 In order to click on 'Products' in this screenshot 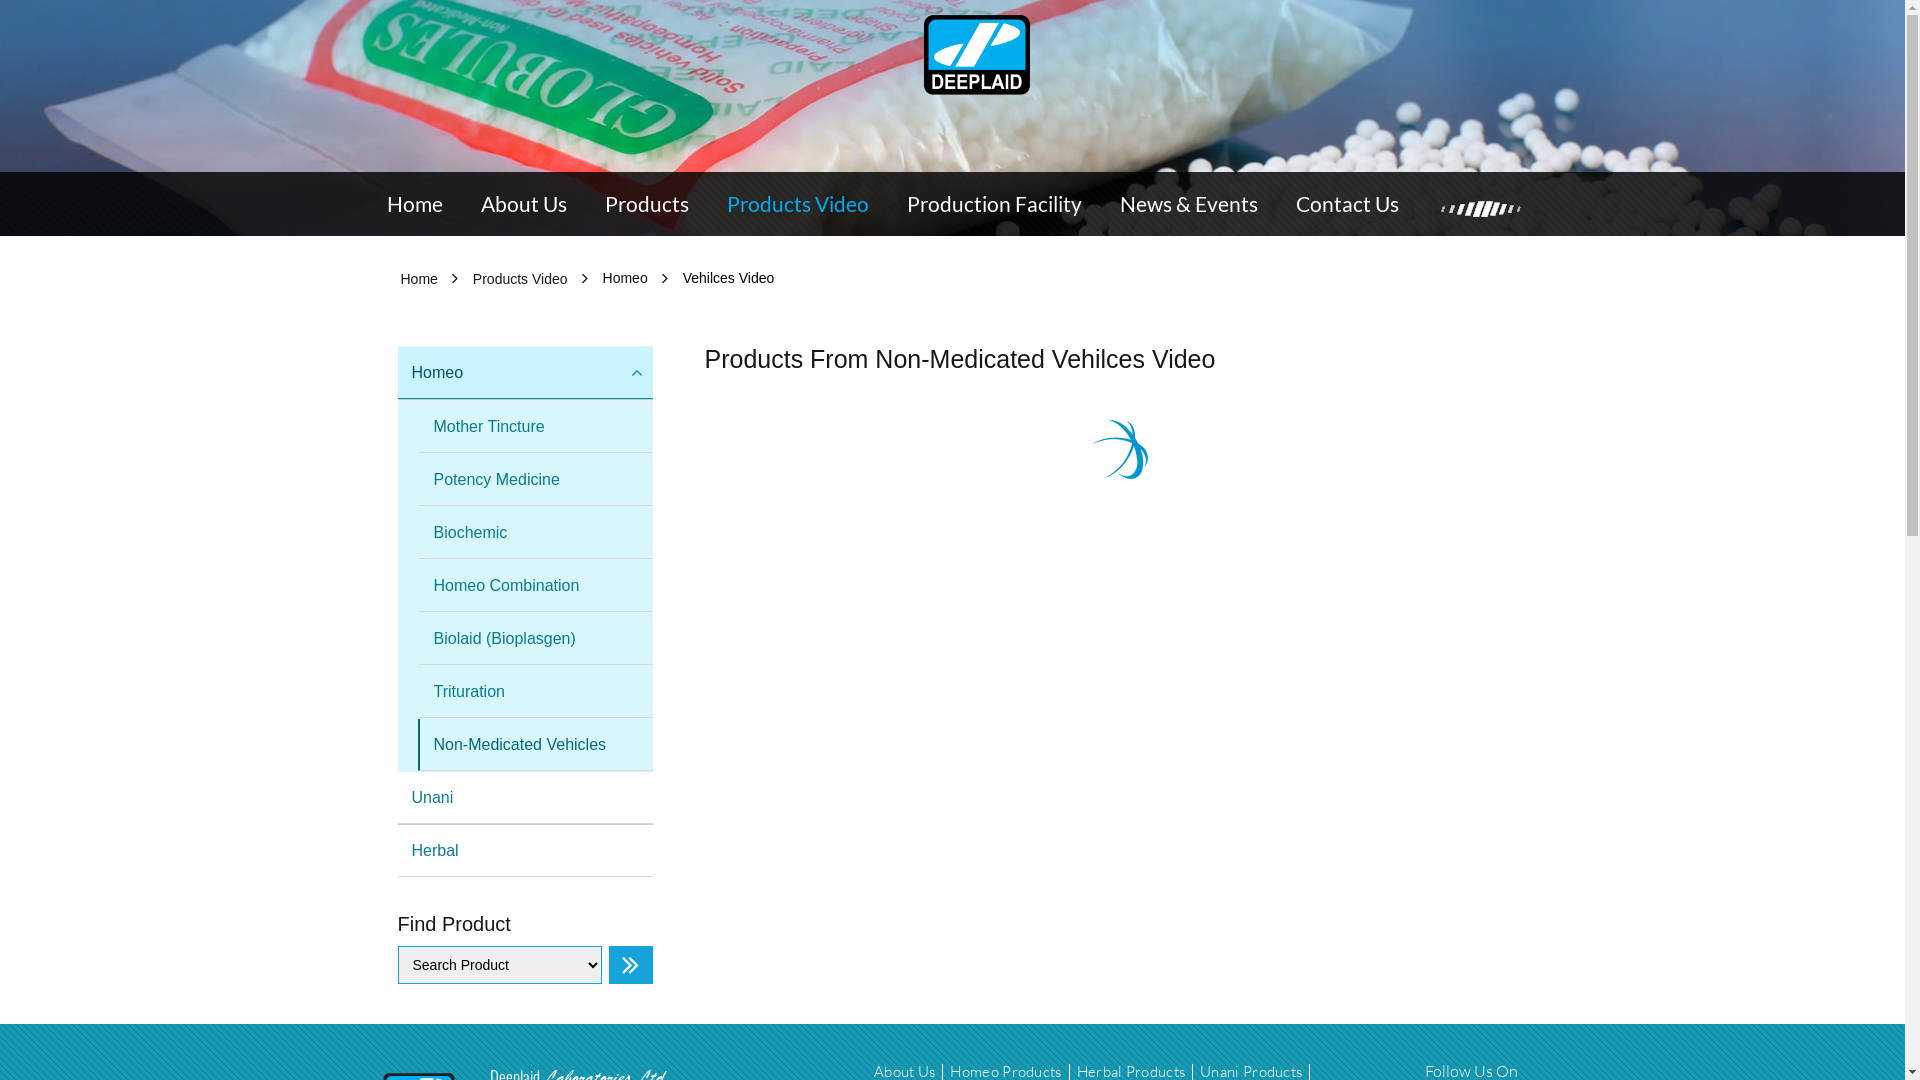, I will do `click(646, 204)`.